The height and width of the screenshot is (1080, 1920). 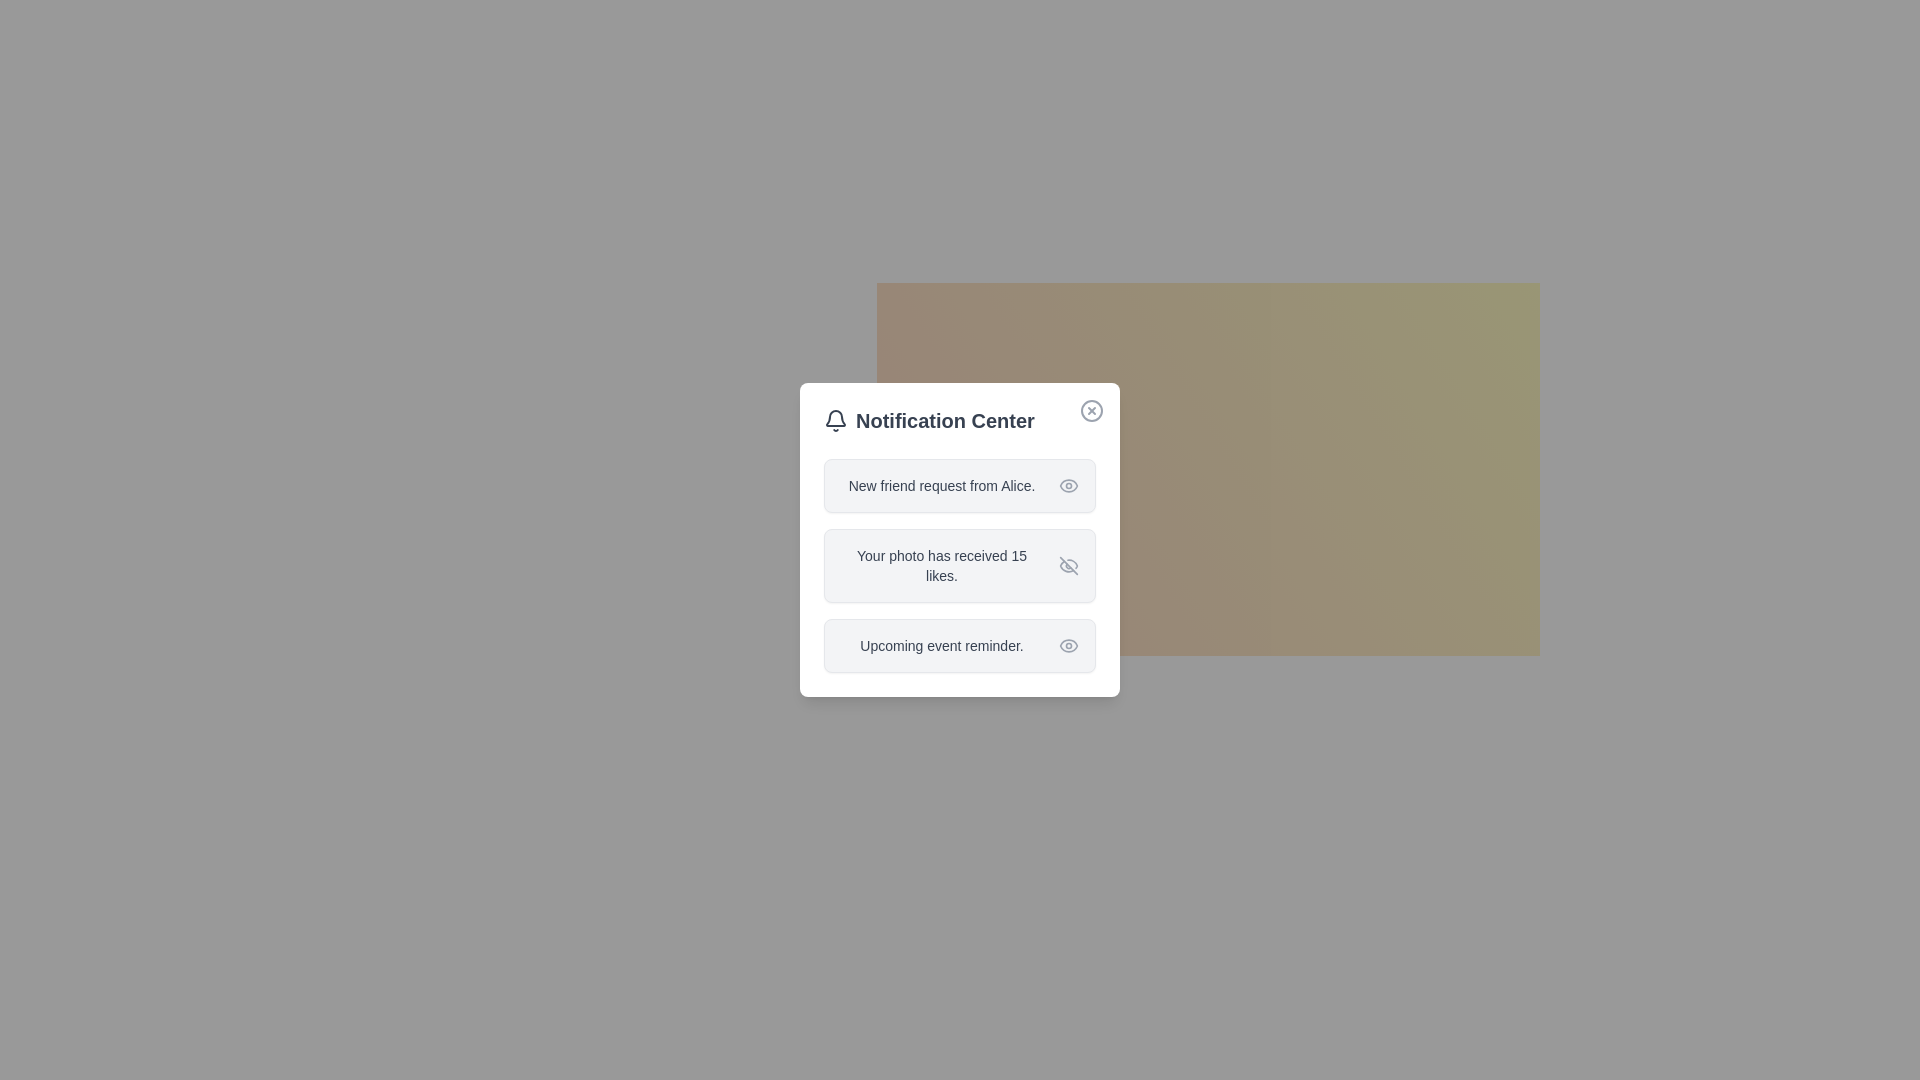 What do you see at coordinates (1068, 566) in the screenshot?
I see `the Action icon button` at bounding box center [1068, 566].